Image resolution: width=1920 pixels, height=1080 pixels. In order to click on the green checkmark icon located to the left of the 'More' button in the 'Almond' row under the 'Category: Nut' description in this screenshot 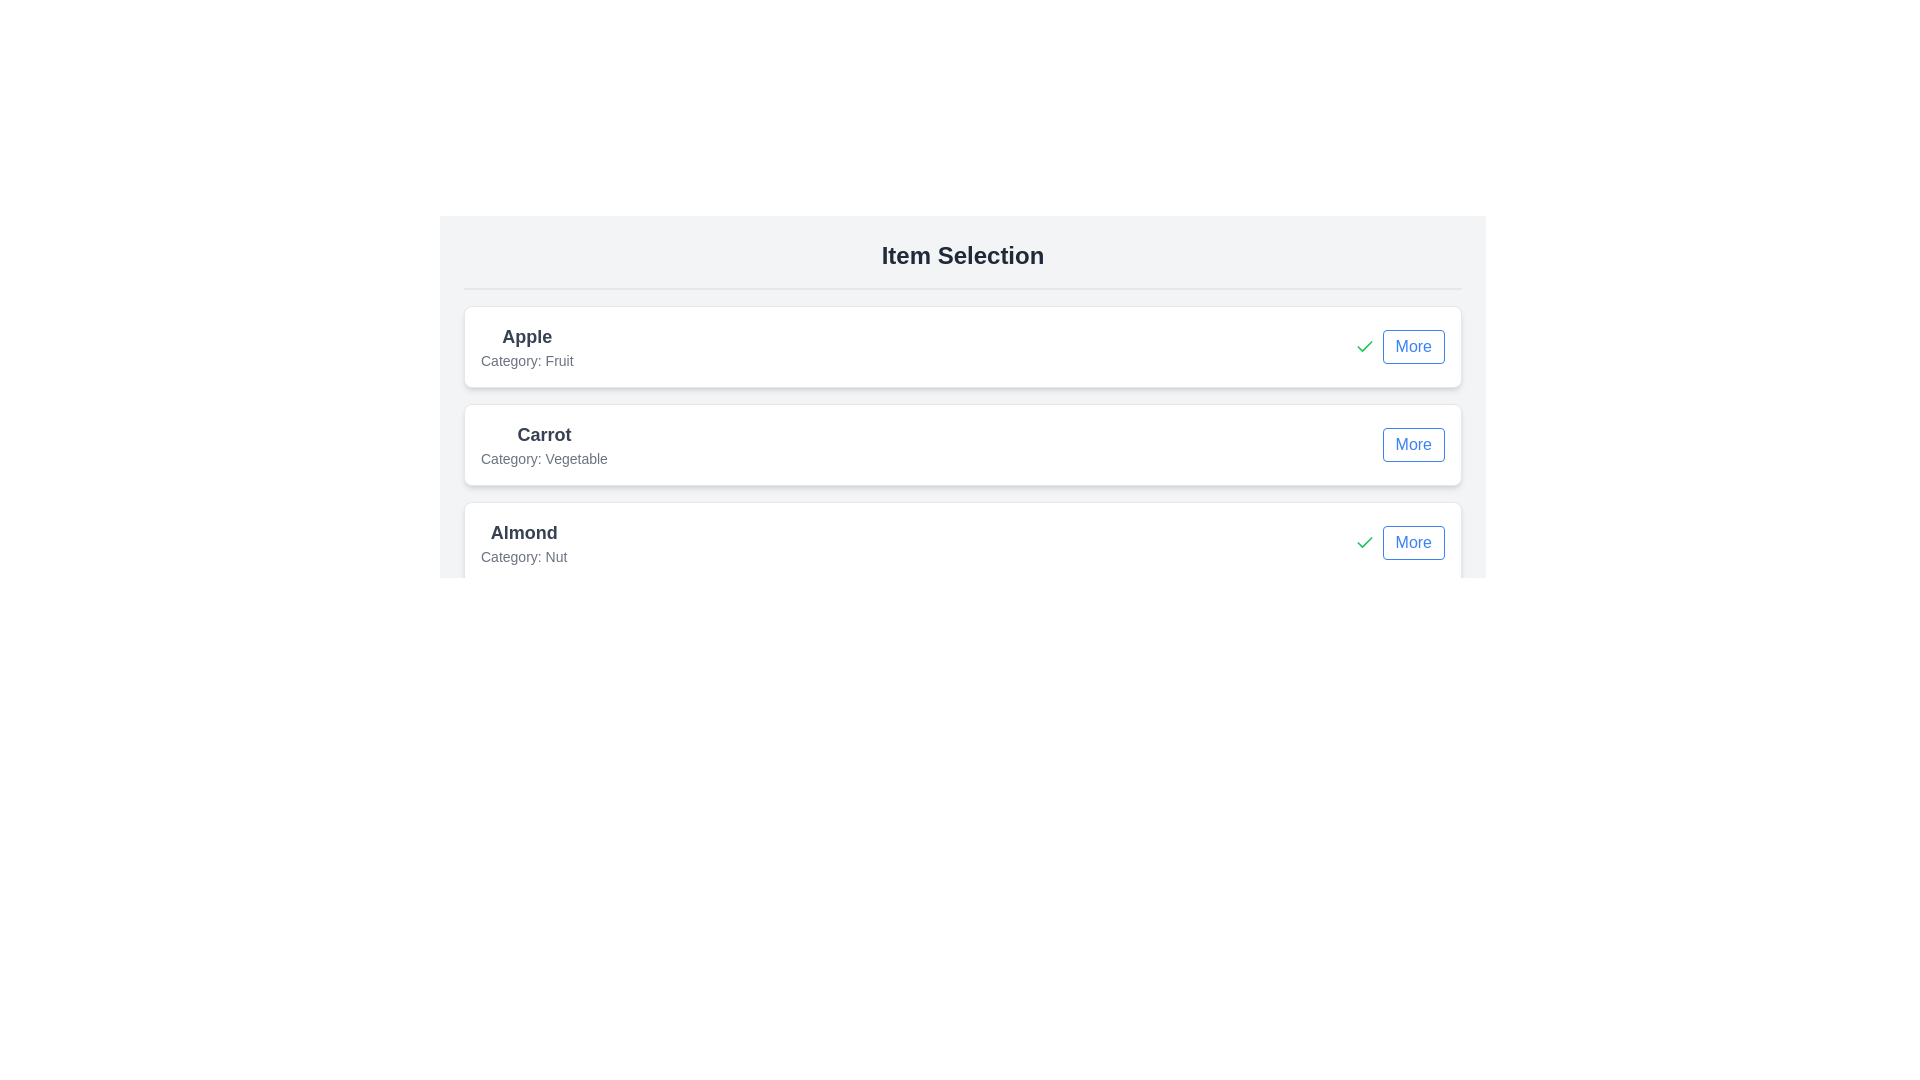, I will do `click(1363, 345)`.